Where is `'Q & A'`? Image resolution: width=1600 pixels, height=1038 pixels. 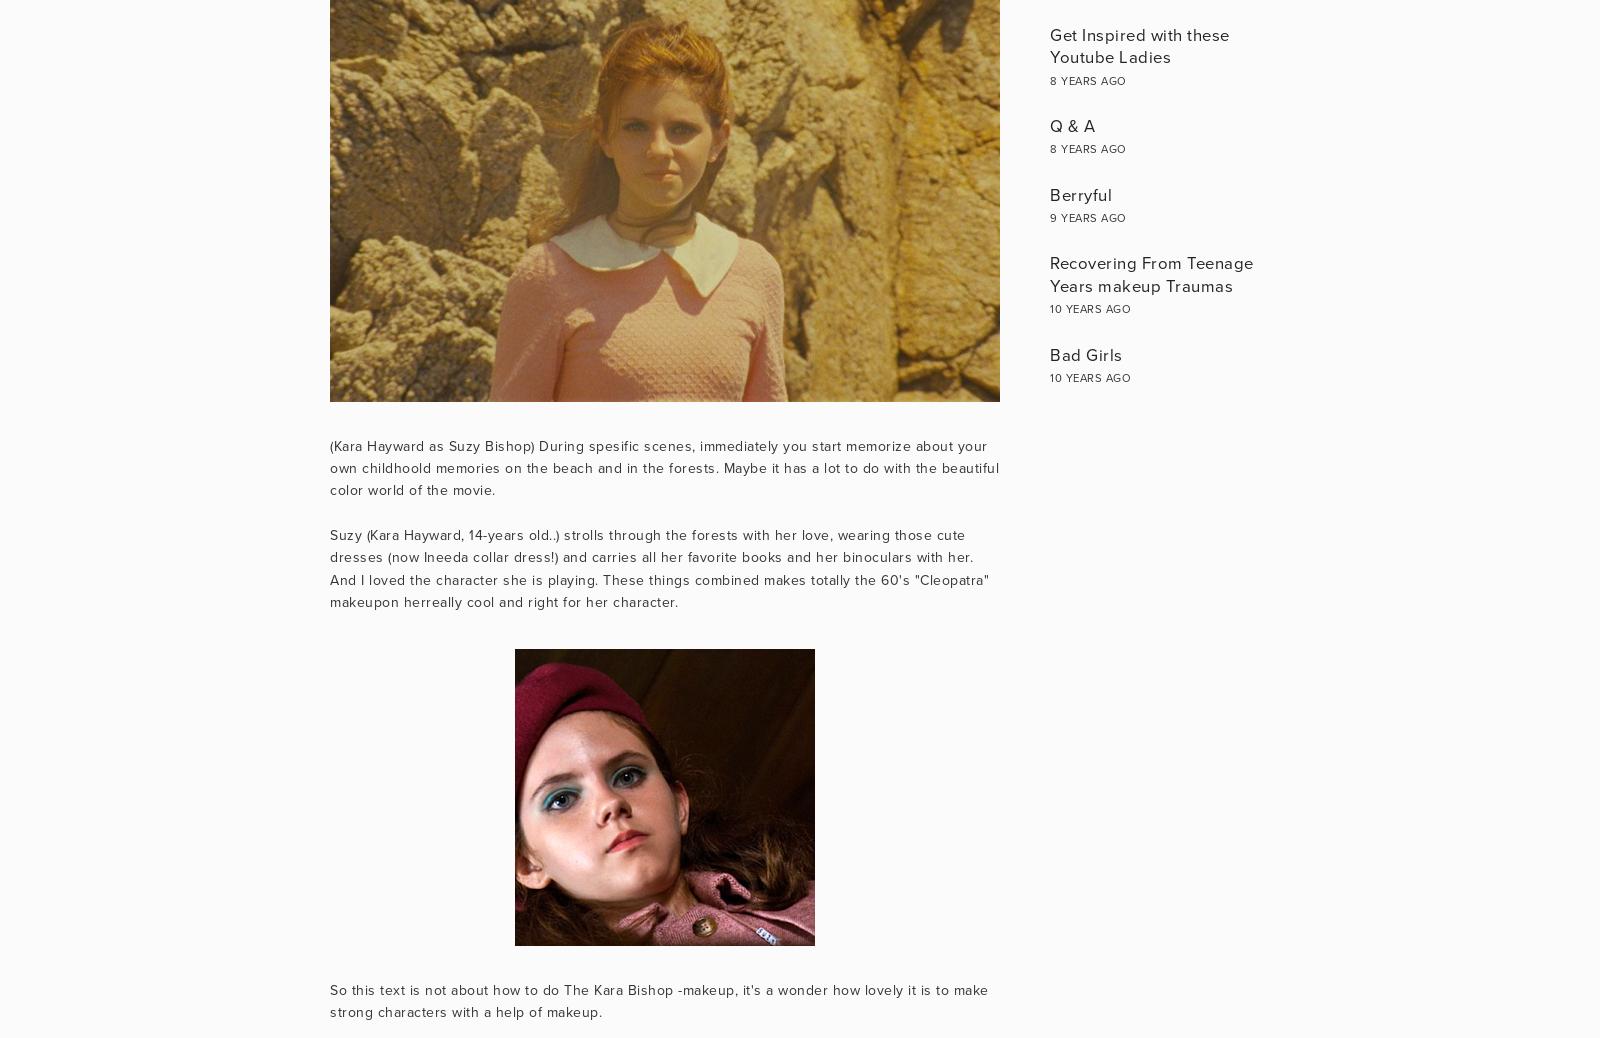
'Q & A' is located at coordinates (1072, 124).